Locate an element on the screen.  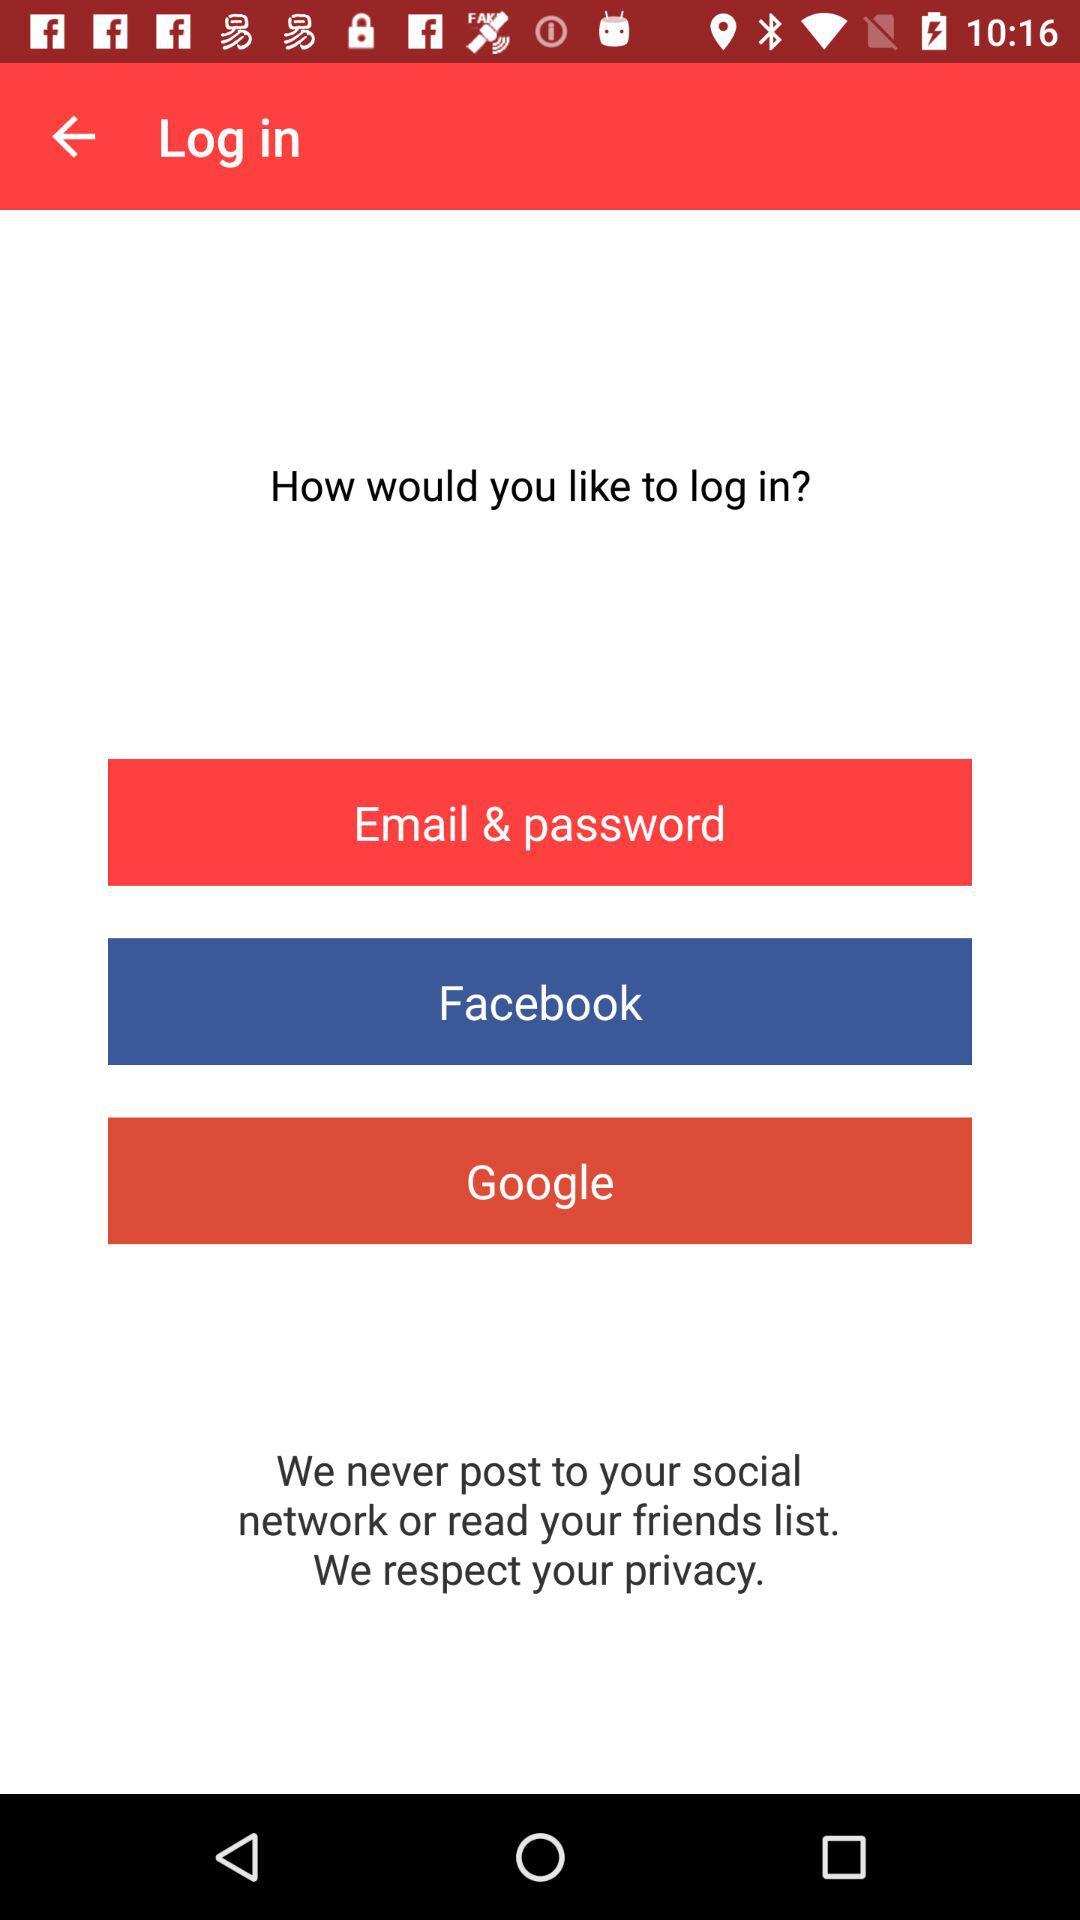
icon below the how would you item is located at coordinates (540, 822).